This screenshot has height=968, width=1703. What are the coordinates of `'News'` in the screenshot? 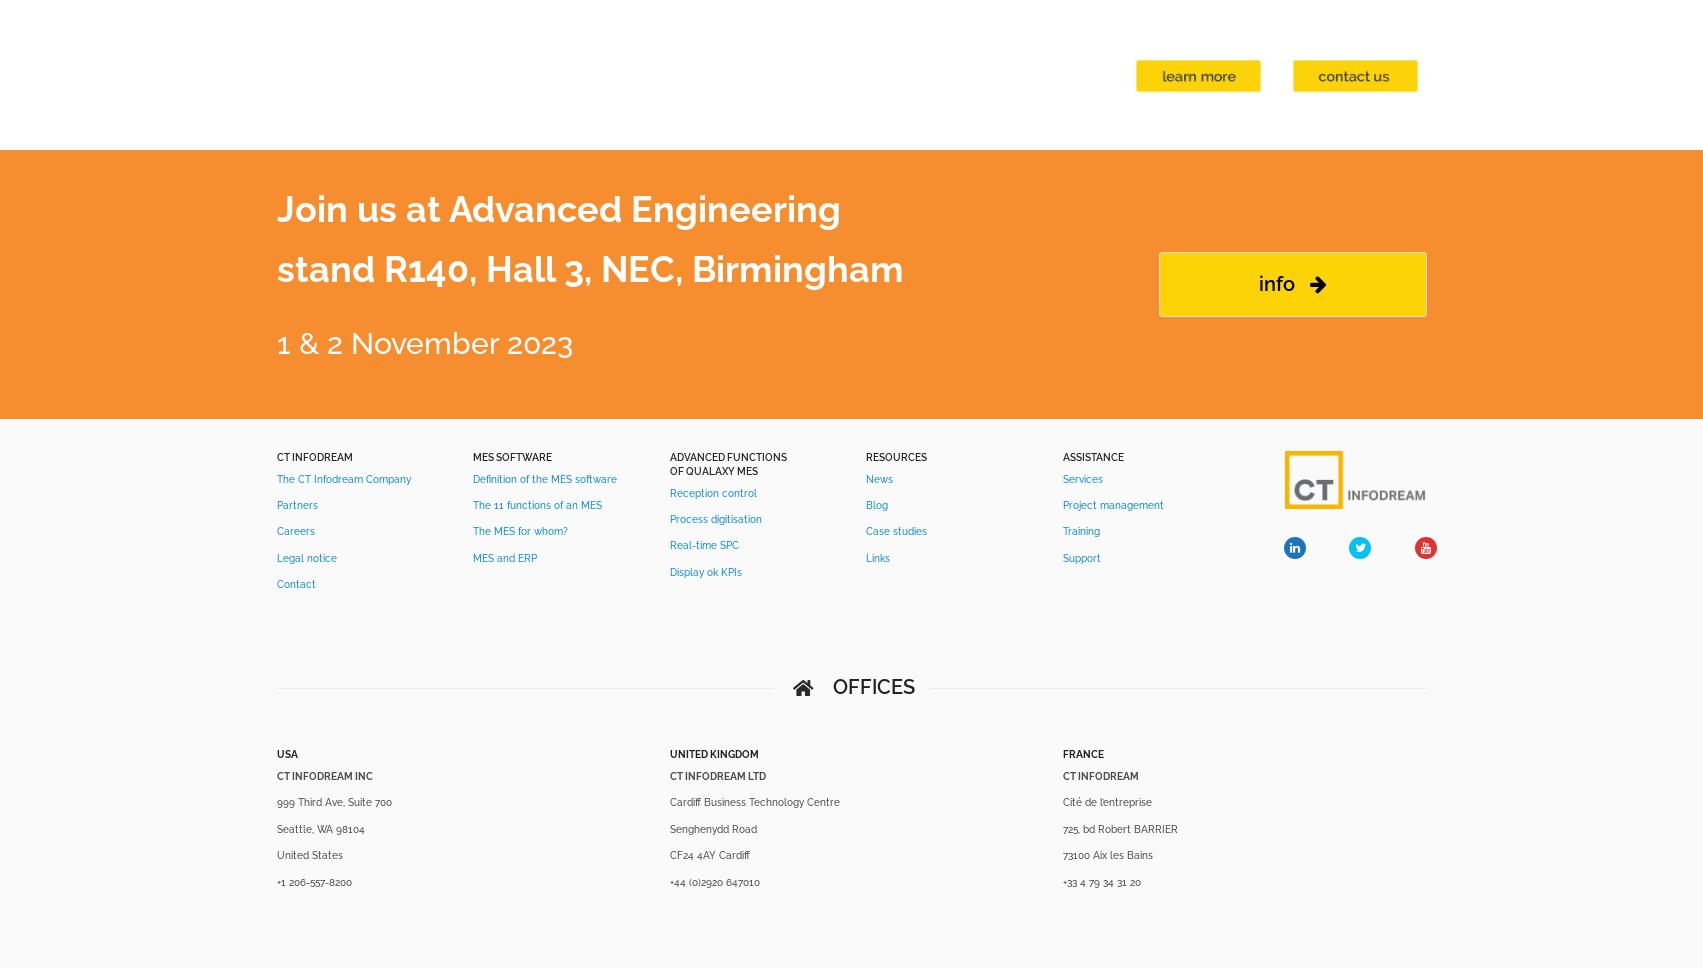 It's located at (864, 477).